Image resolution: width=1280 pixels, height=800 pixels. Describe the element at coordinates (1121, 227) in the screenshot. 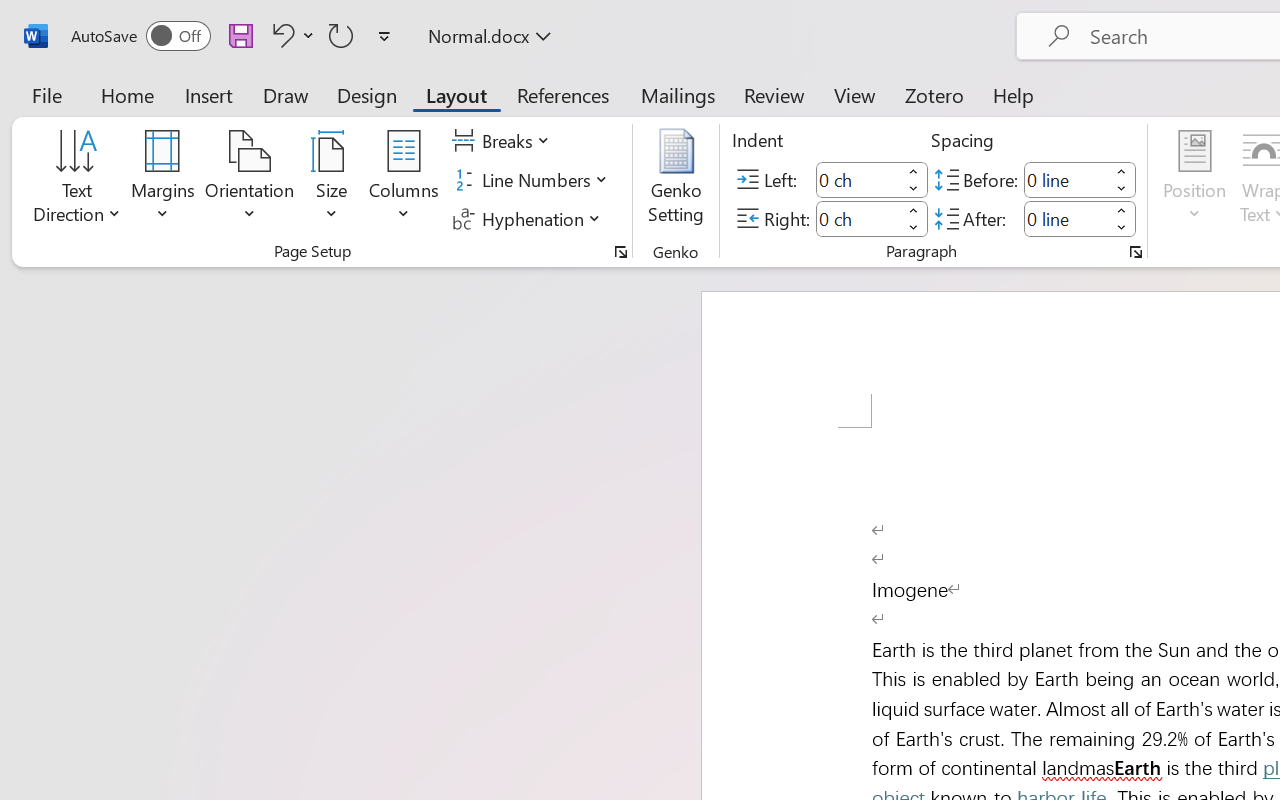

I see `'Less'` at that location.